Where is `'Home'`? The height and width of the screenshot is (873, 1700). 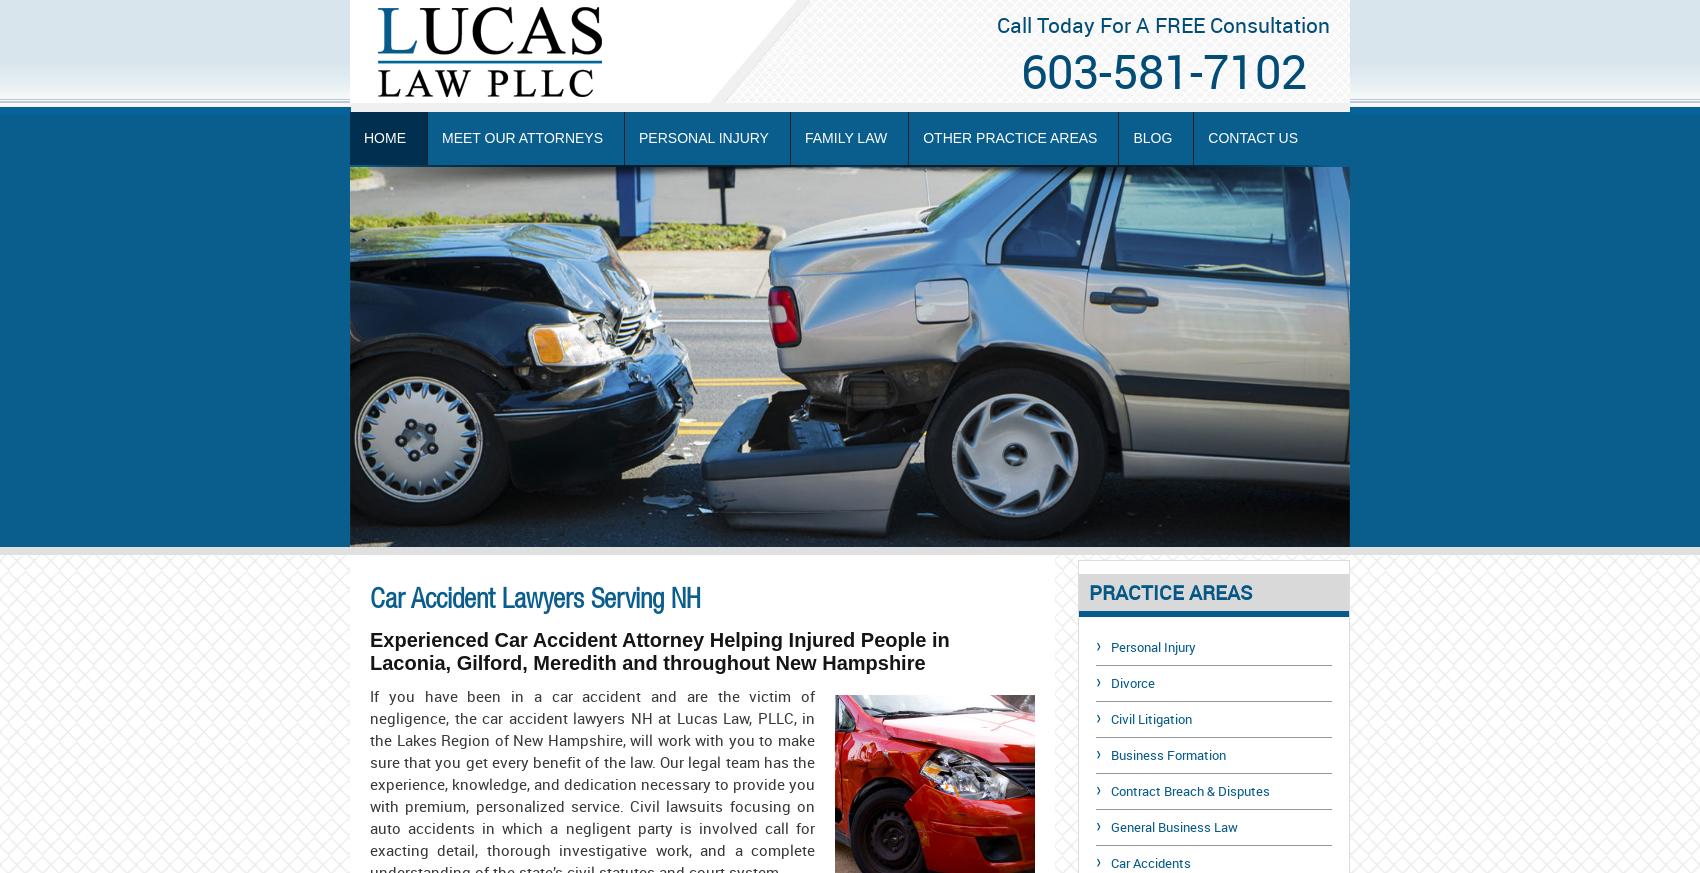 'Home' is located at coordinates (384, 138).